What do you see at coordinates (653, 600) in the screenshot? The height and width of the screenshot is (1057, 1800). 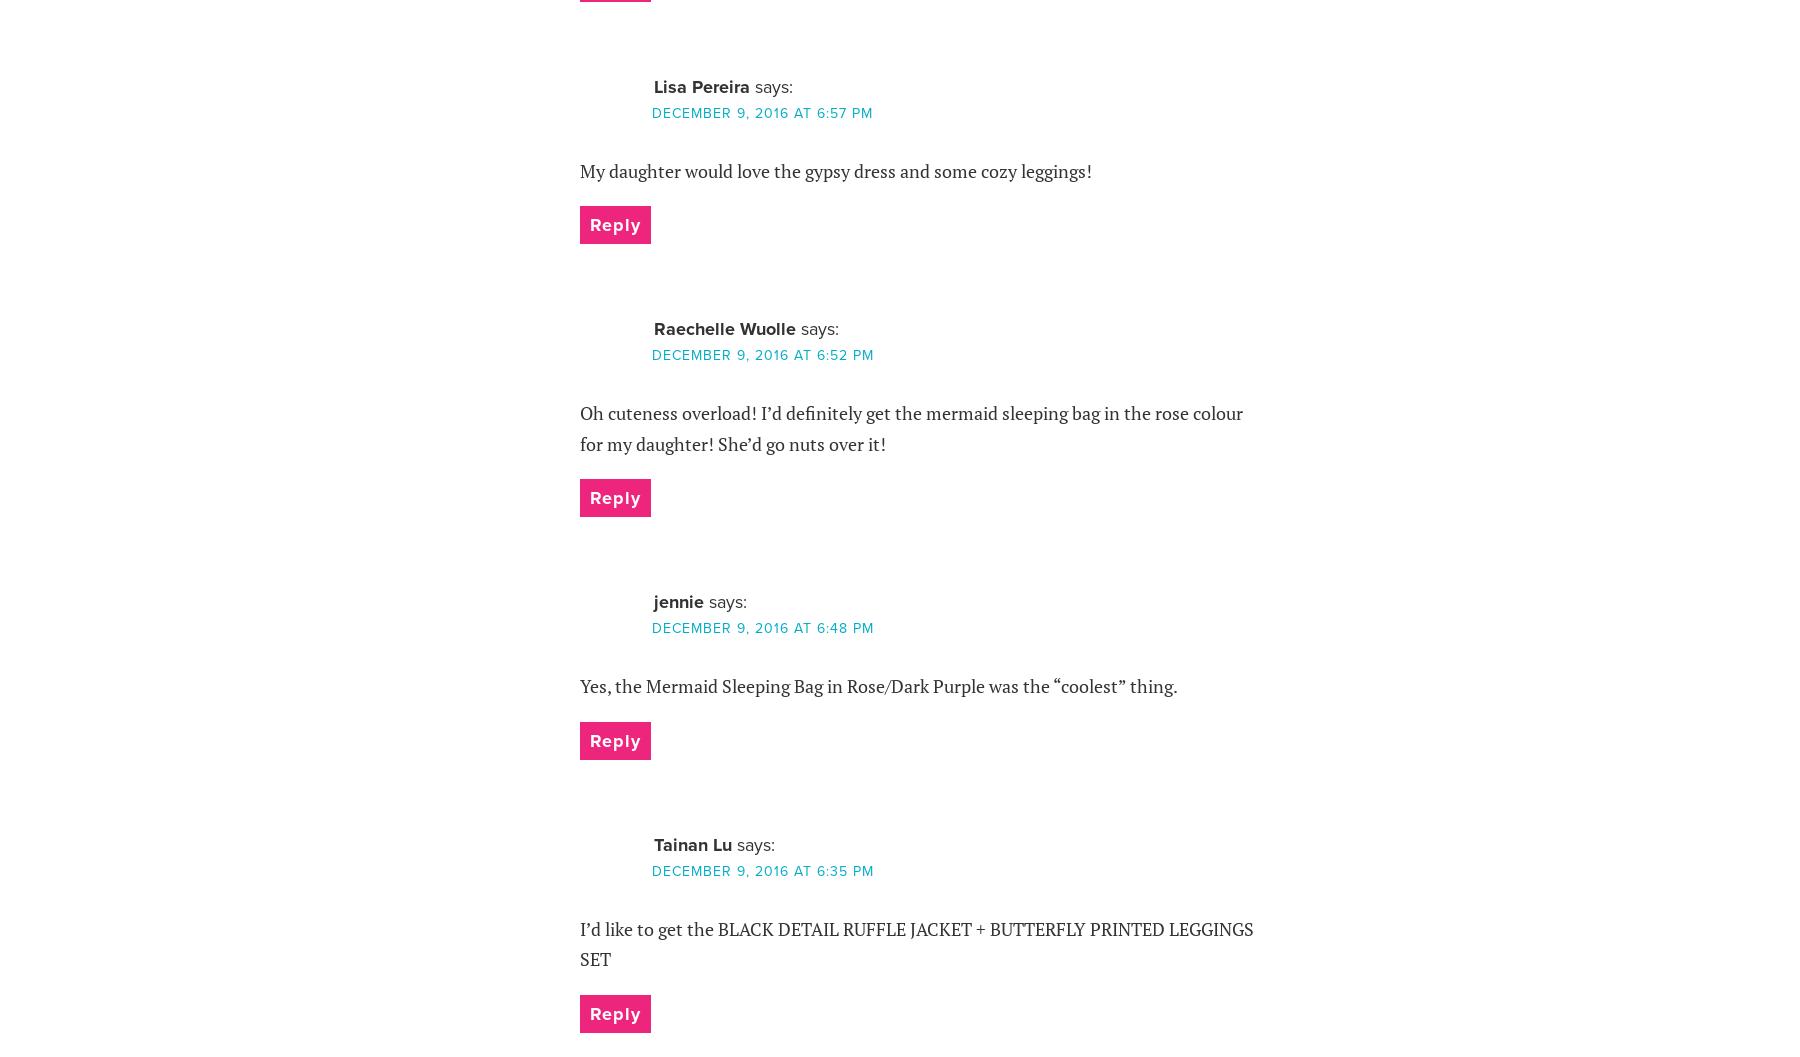 I see `'jennie'` at bounding box center [653, 600].